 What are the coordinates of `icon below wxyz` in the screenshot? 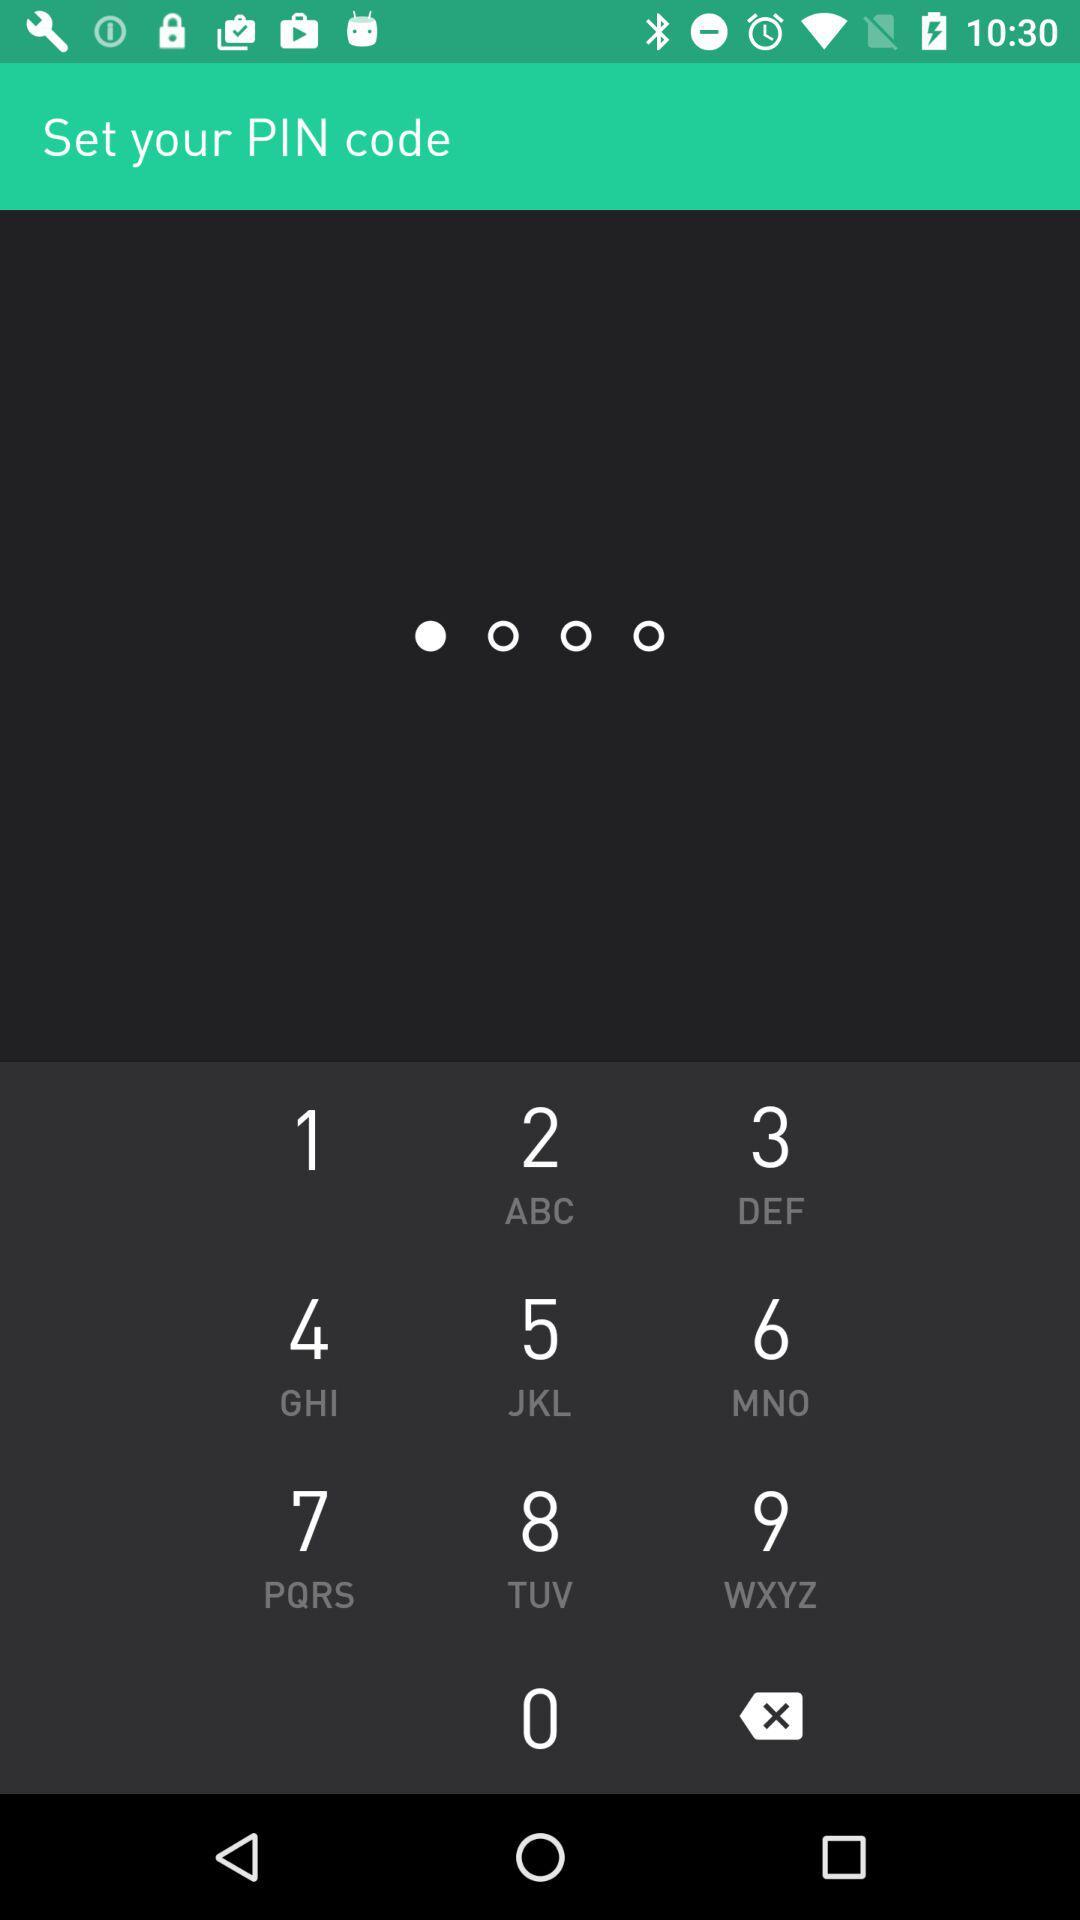 It's located at (770, 1714).